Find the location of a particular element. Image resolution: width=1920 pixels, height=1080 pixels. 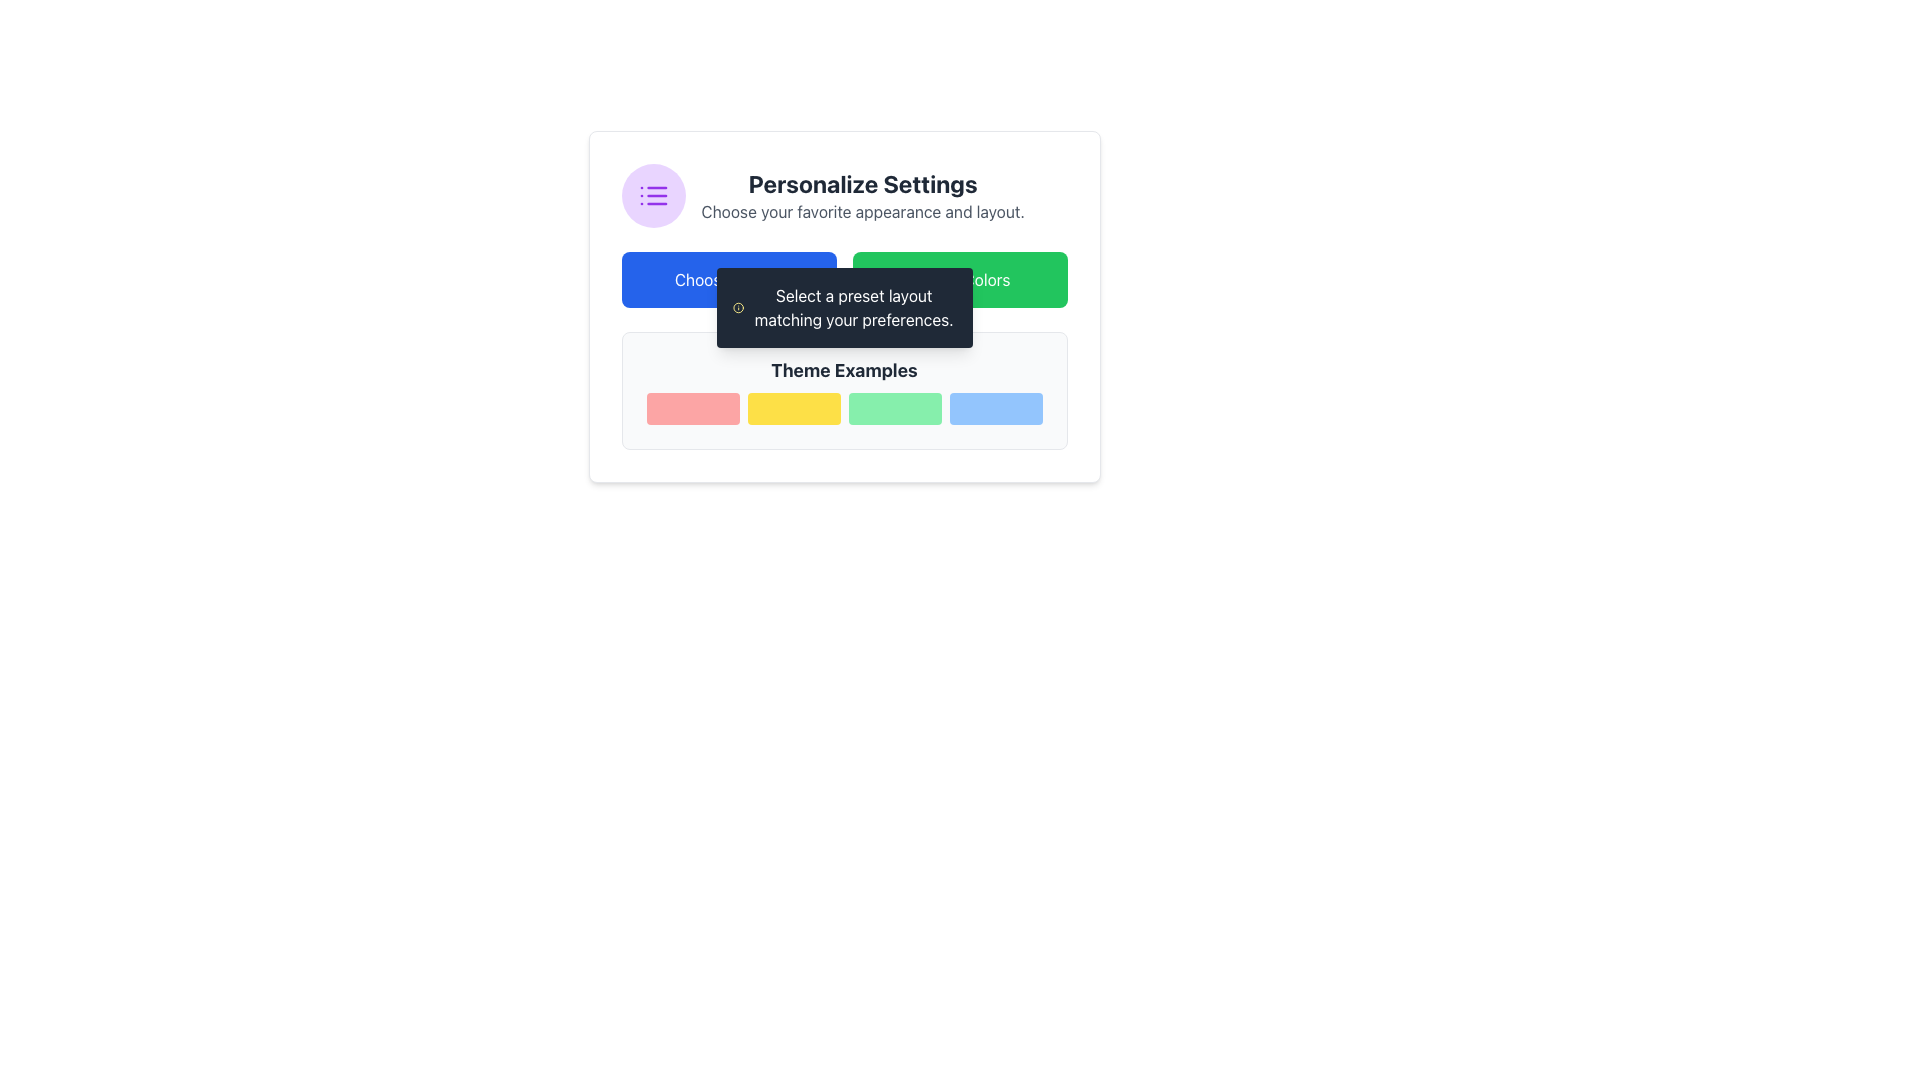

the theme selection button is located at coordinates (996, 407).